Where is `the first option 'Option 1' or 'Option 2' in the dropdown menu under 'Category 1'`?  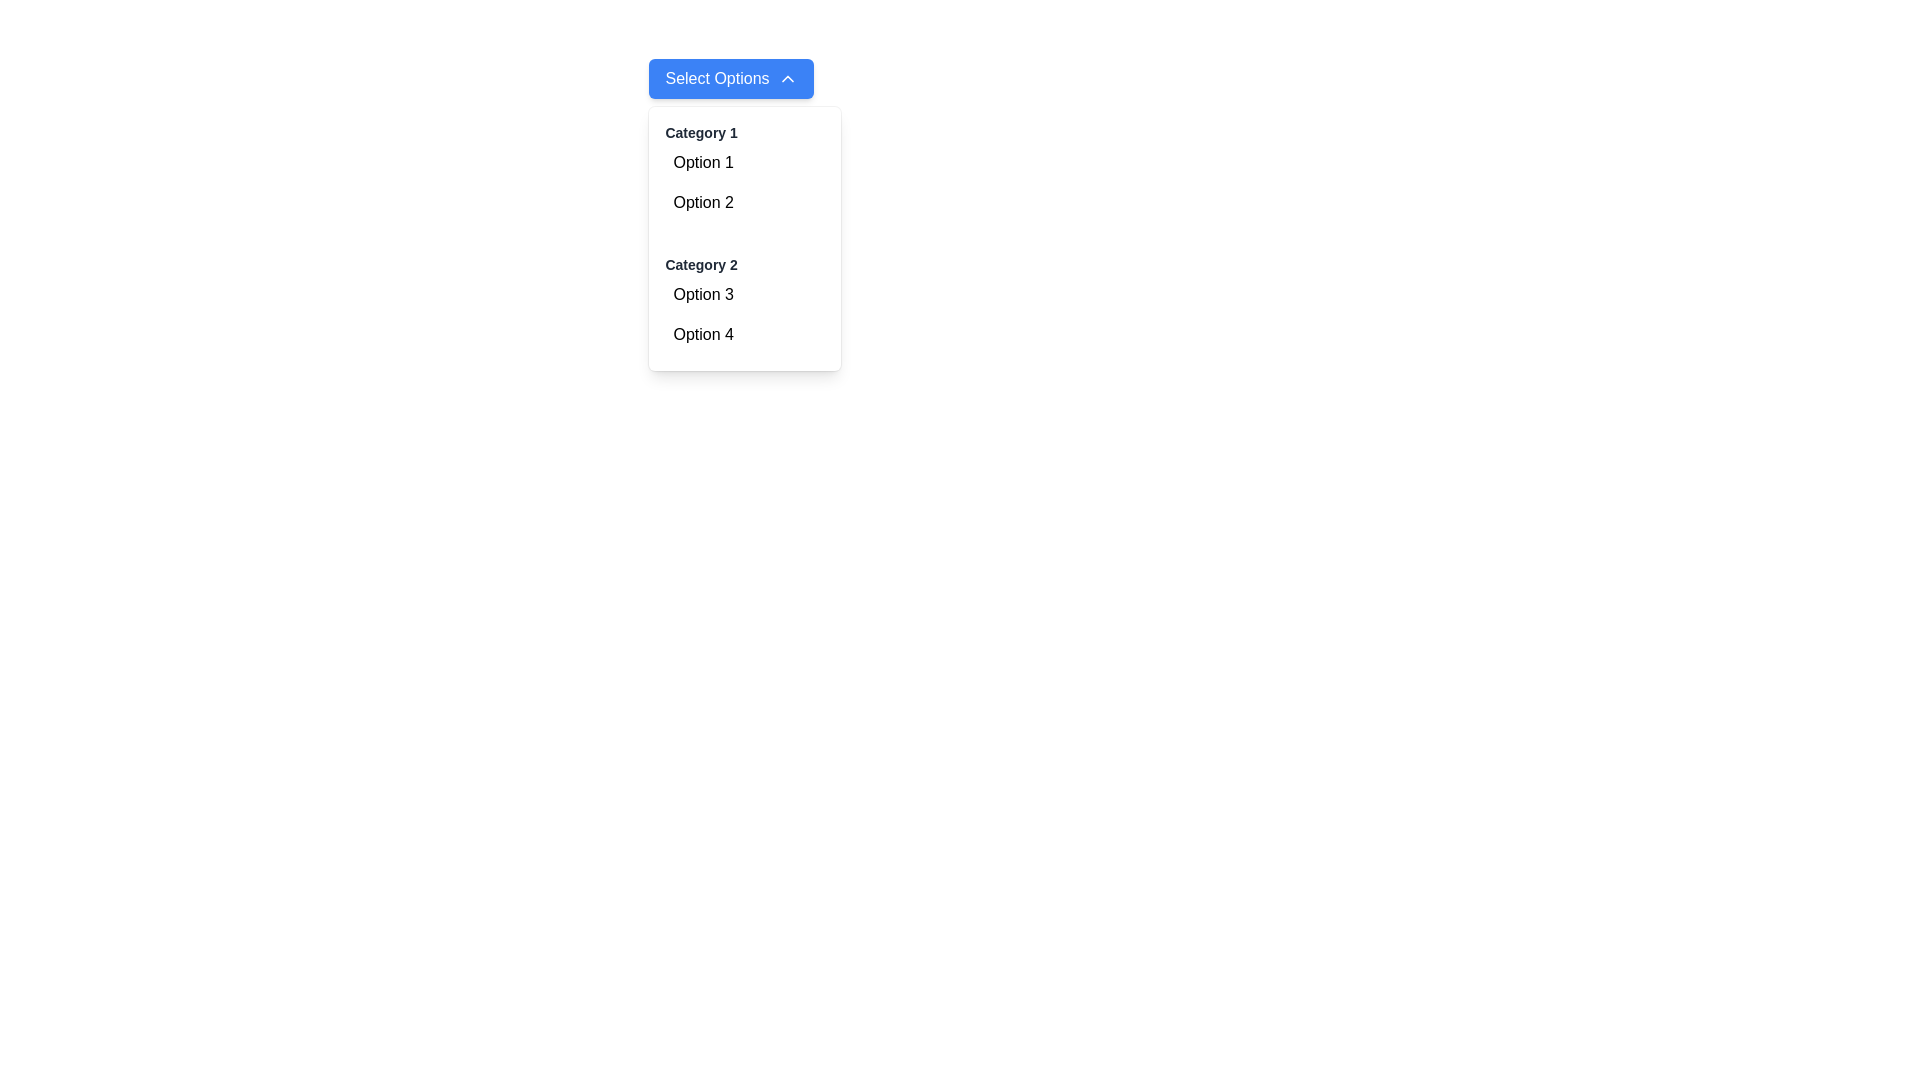 the first option 'Option 1' or 'Option 2' in the dropdown menu under 'Category 1' is located at coordinates (744, 182).